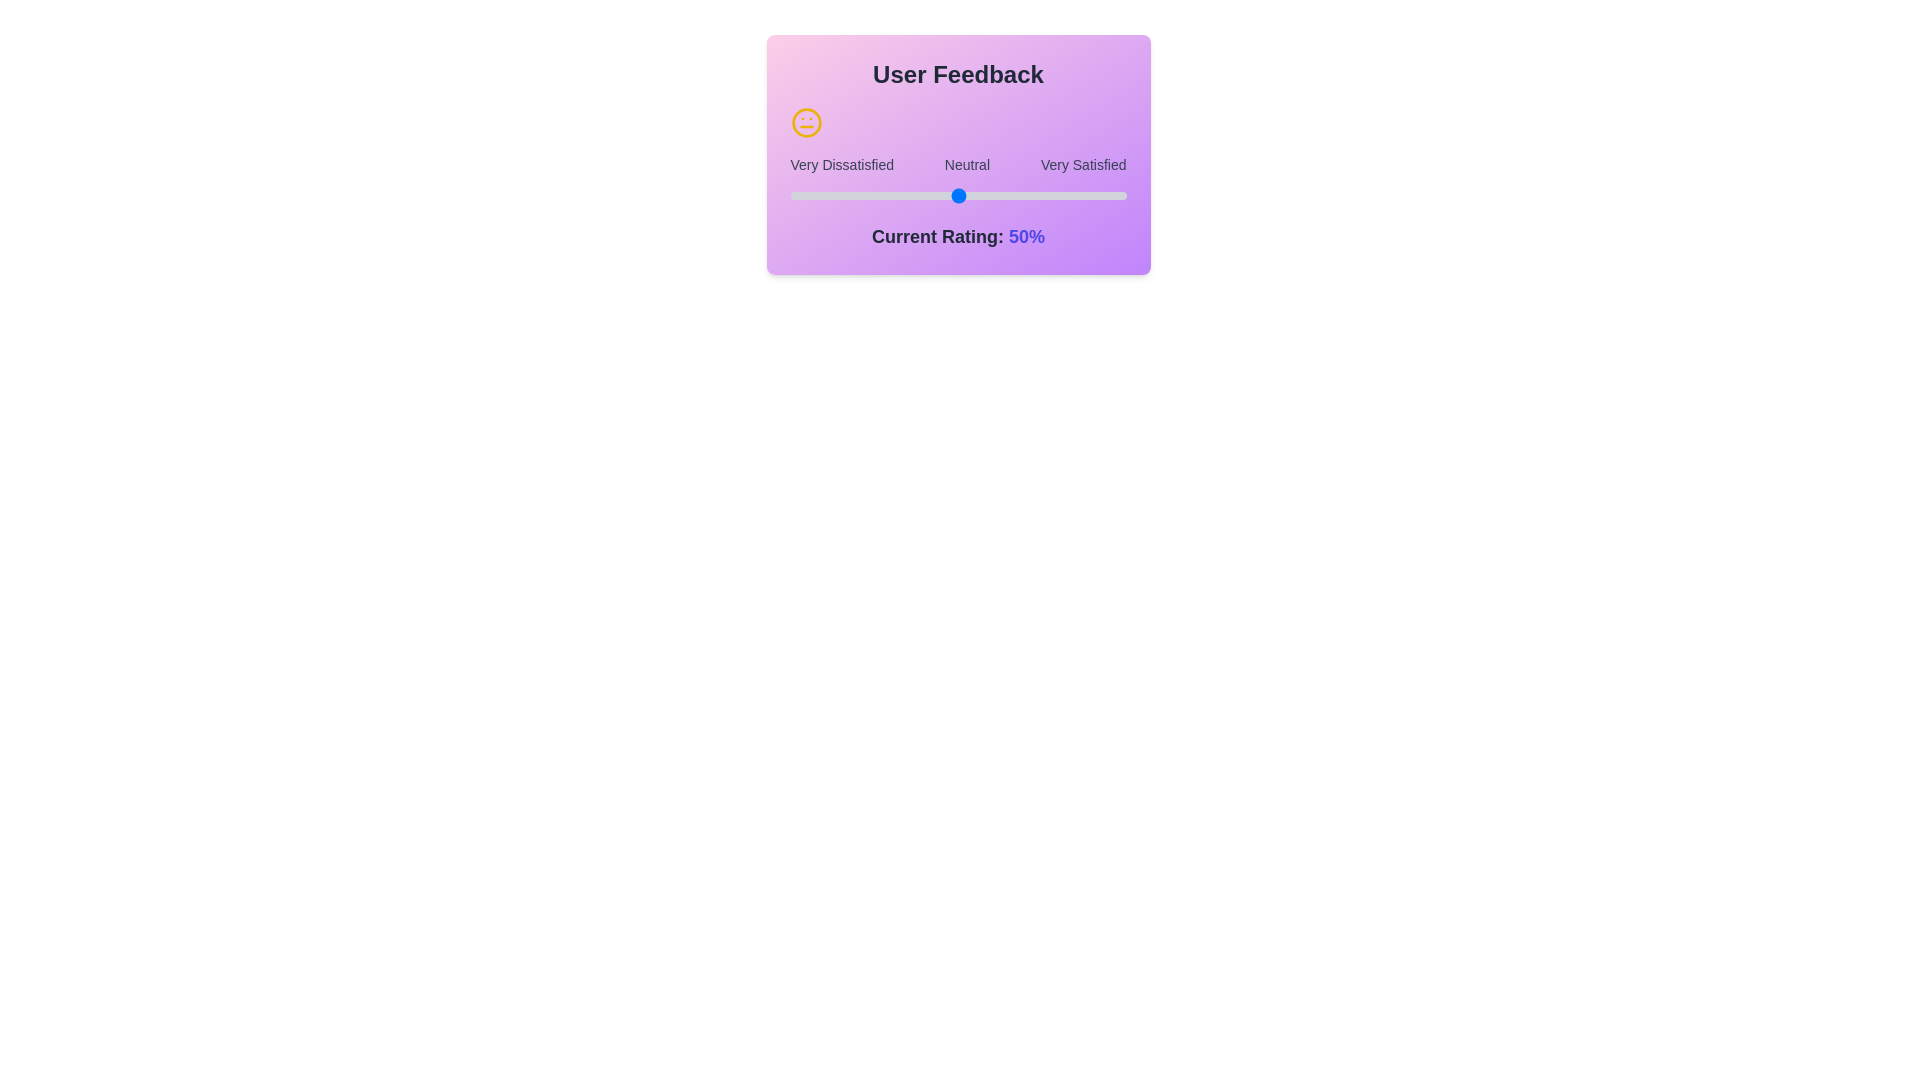 The width and height of the screenshot is (1920, 1080). I want to click on the slider to set the rating to 50%, so click(957, 196).